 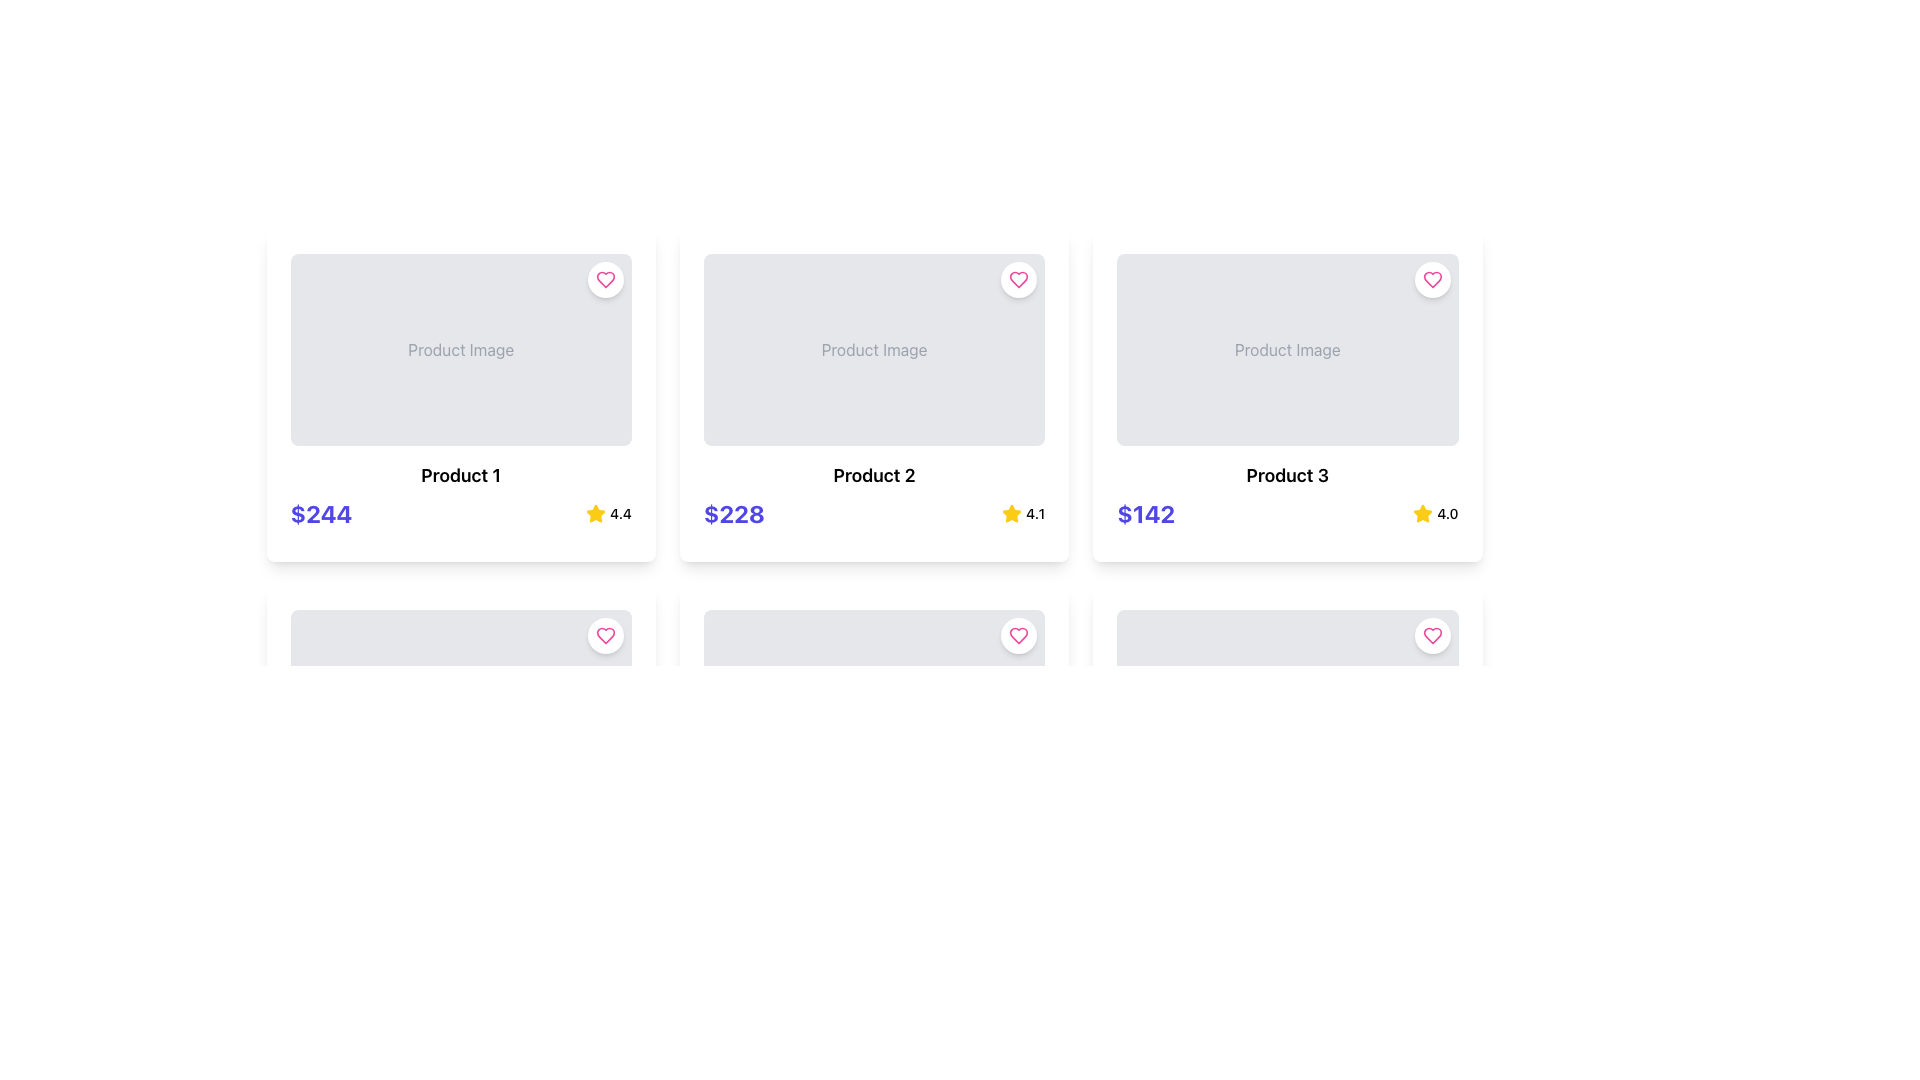 What do you see at coordinates (1431, 280) in the screenshot?
I see `the heart-shaped icon with a pink outline located at the top-right corner of the 'Product 3' card` at bounding box center [1431, 280].